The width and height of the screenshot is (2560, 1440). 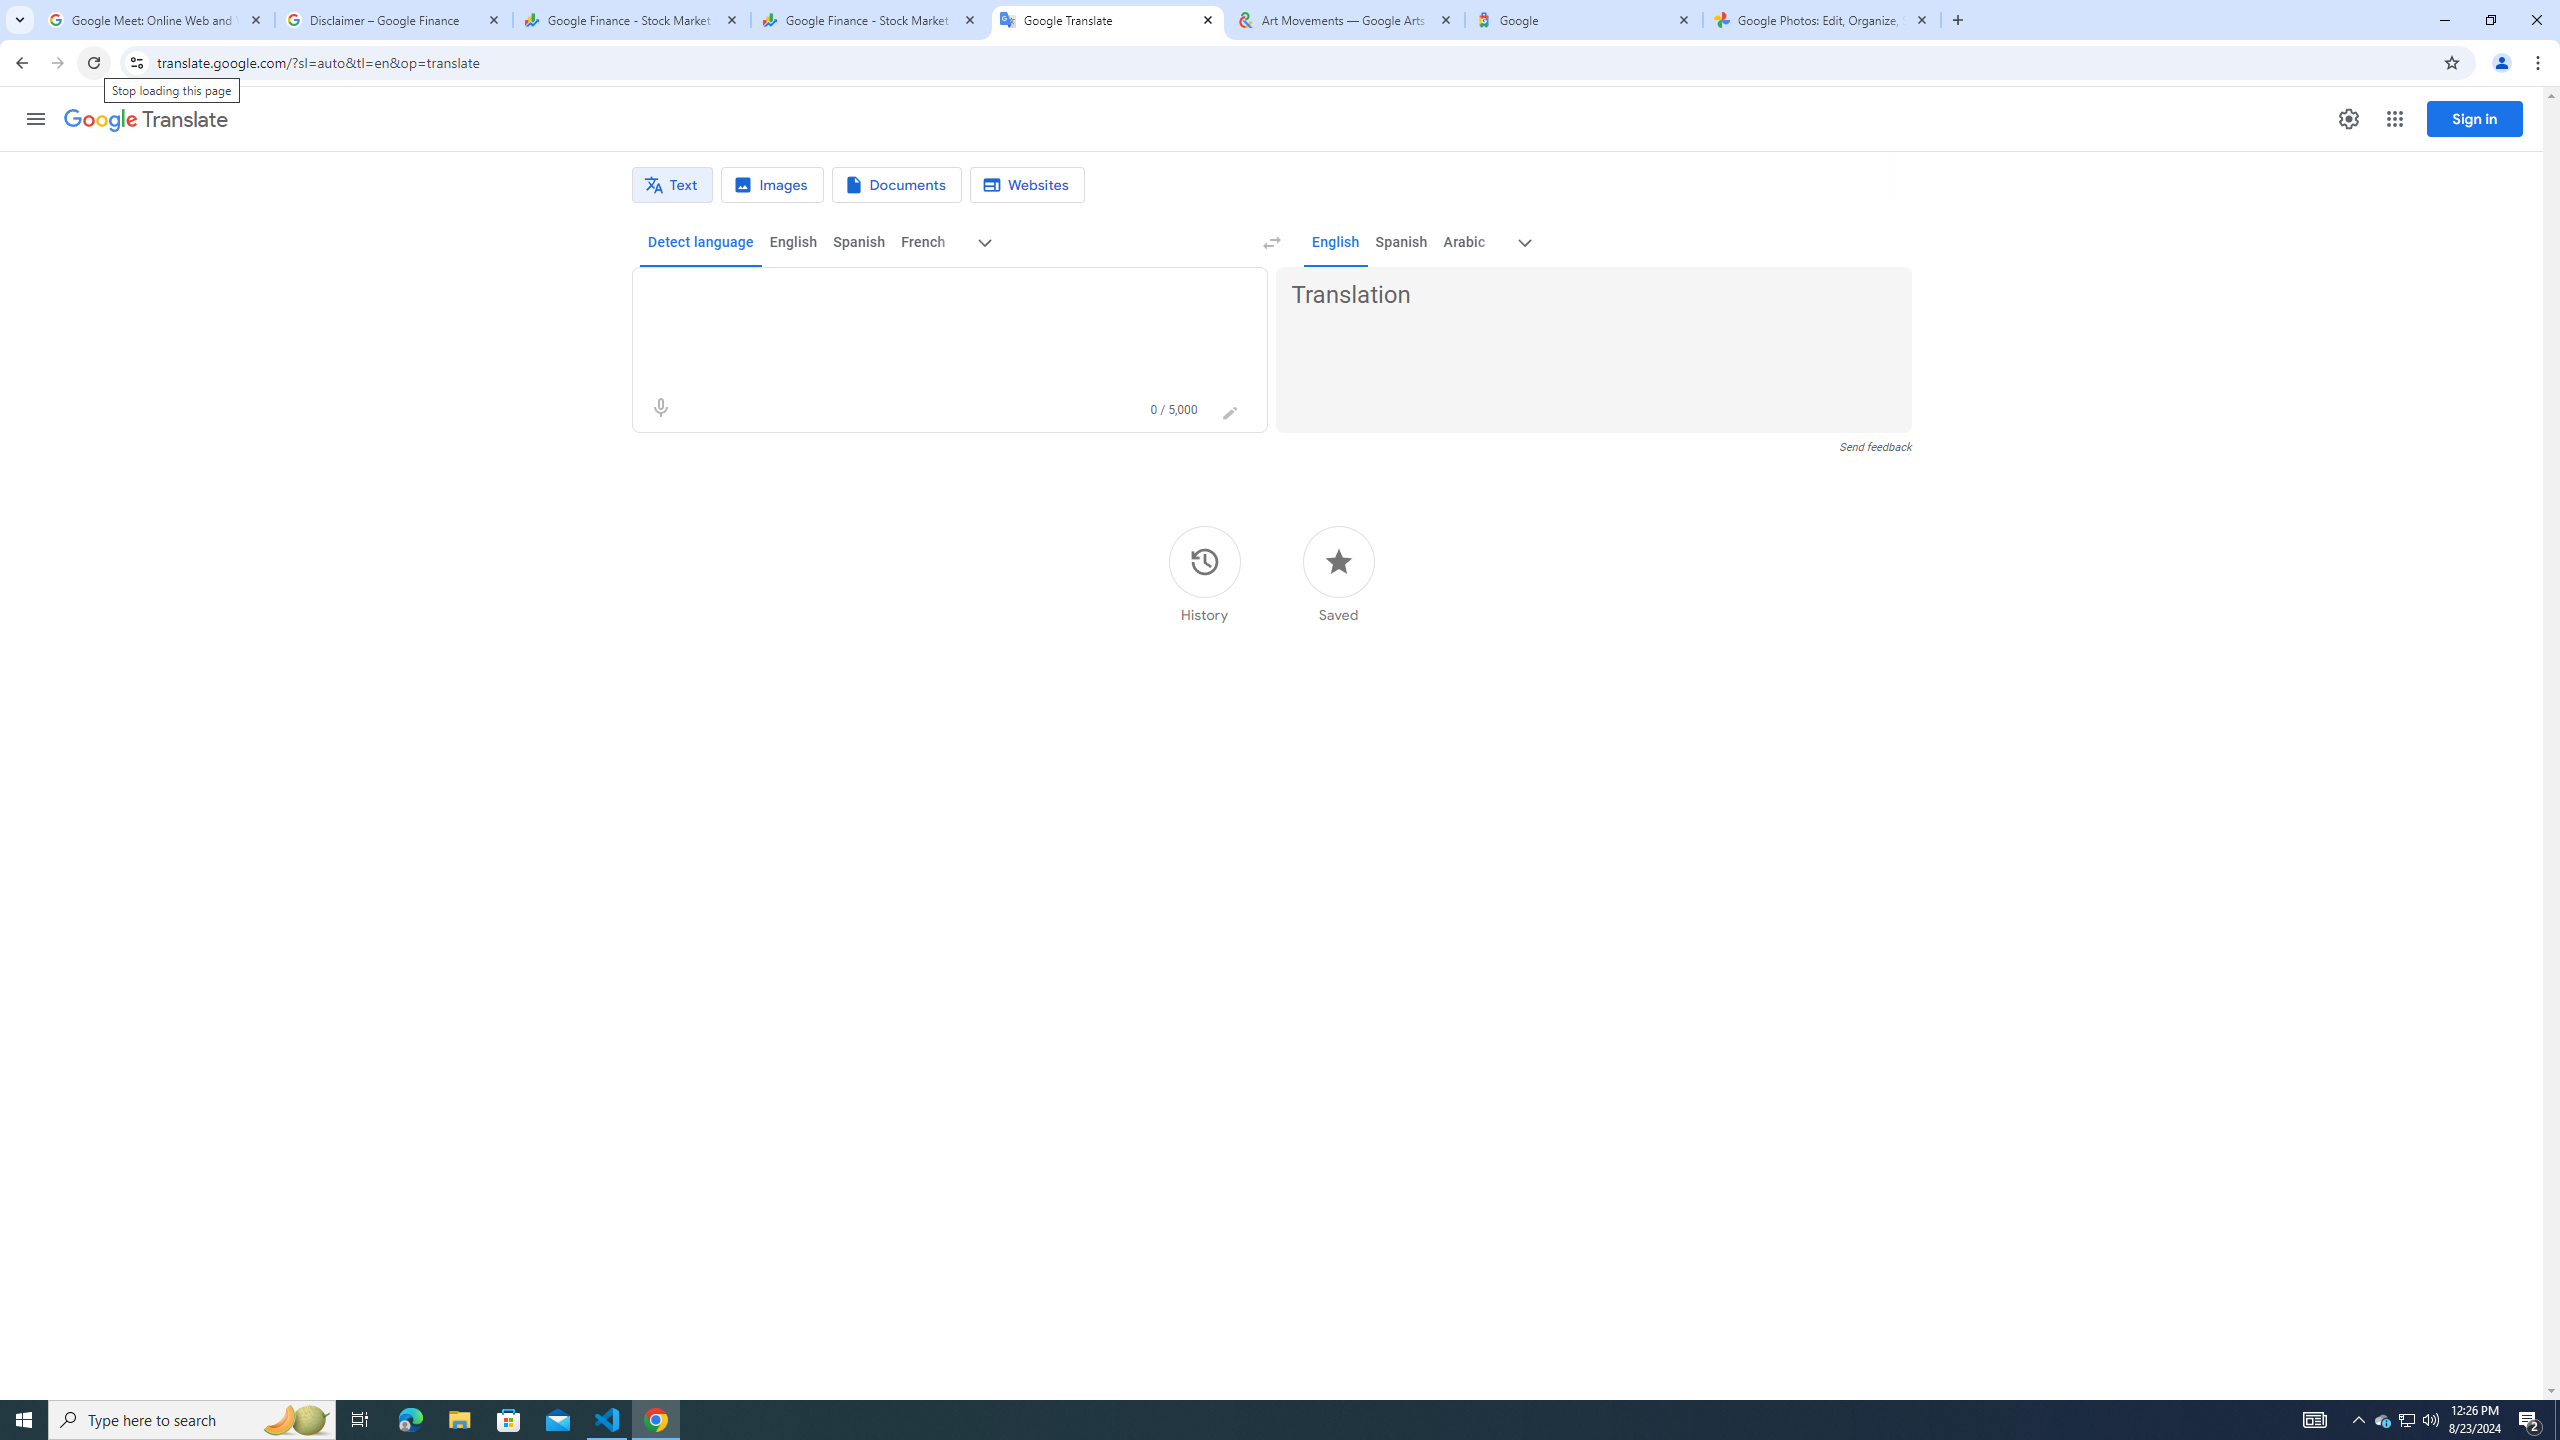 I want to click on 'Detect language', so click(x=701, y=241).